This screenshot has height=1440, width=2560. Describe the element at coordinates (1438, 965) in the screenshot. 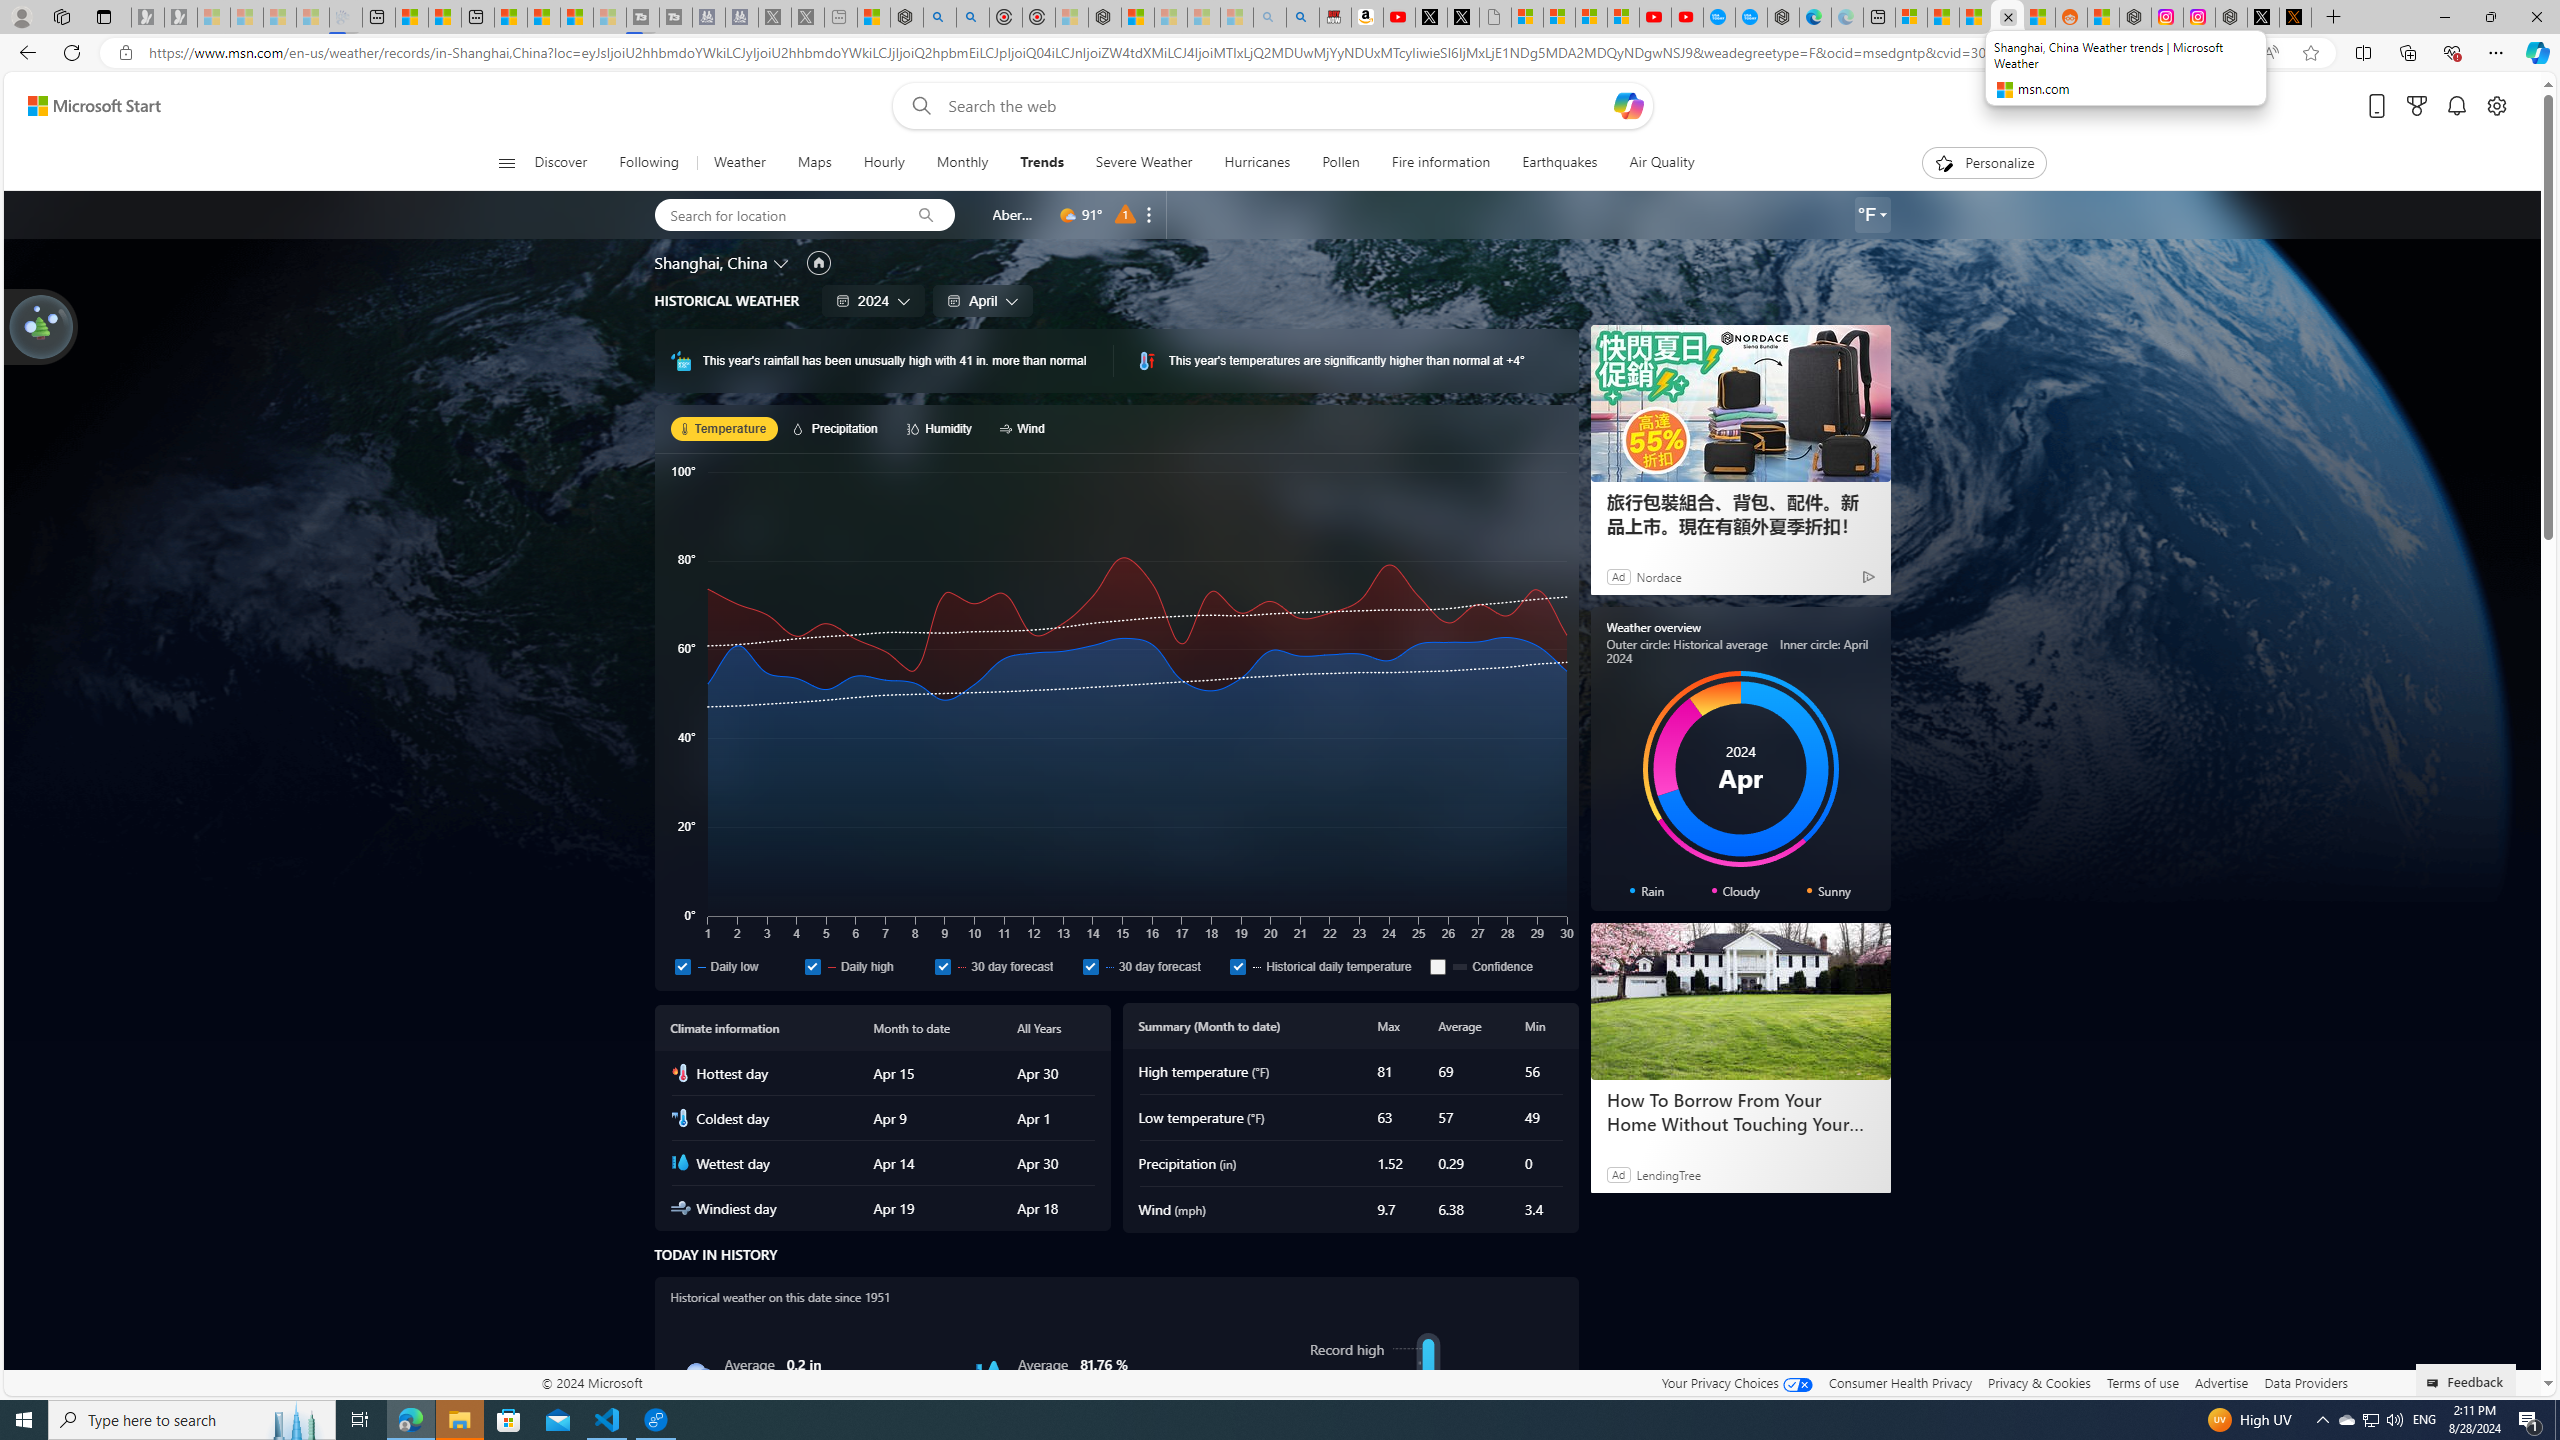

I see `'Confidence'` at that location.